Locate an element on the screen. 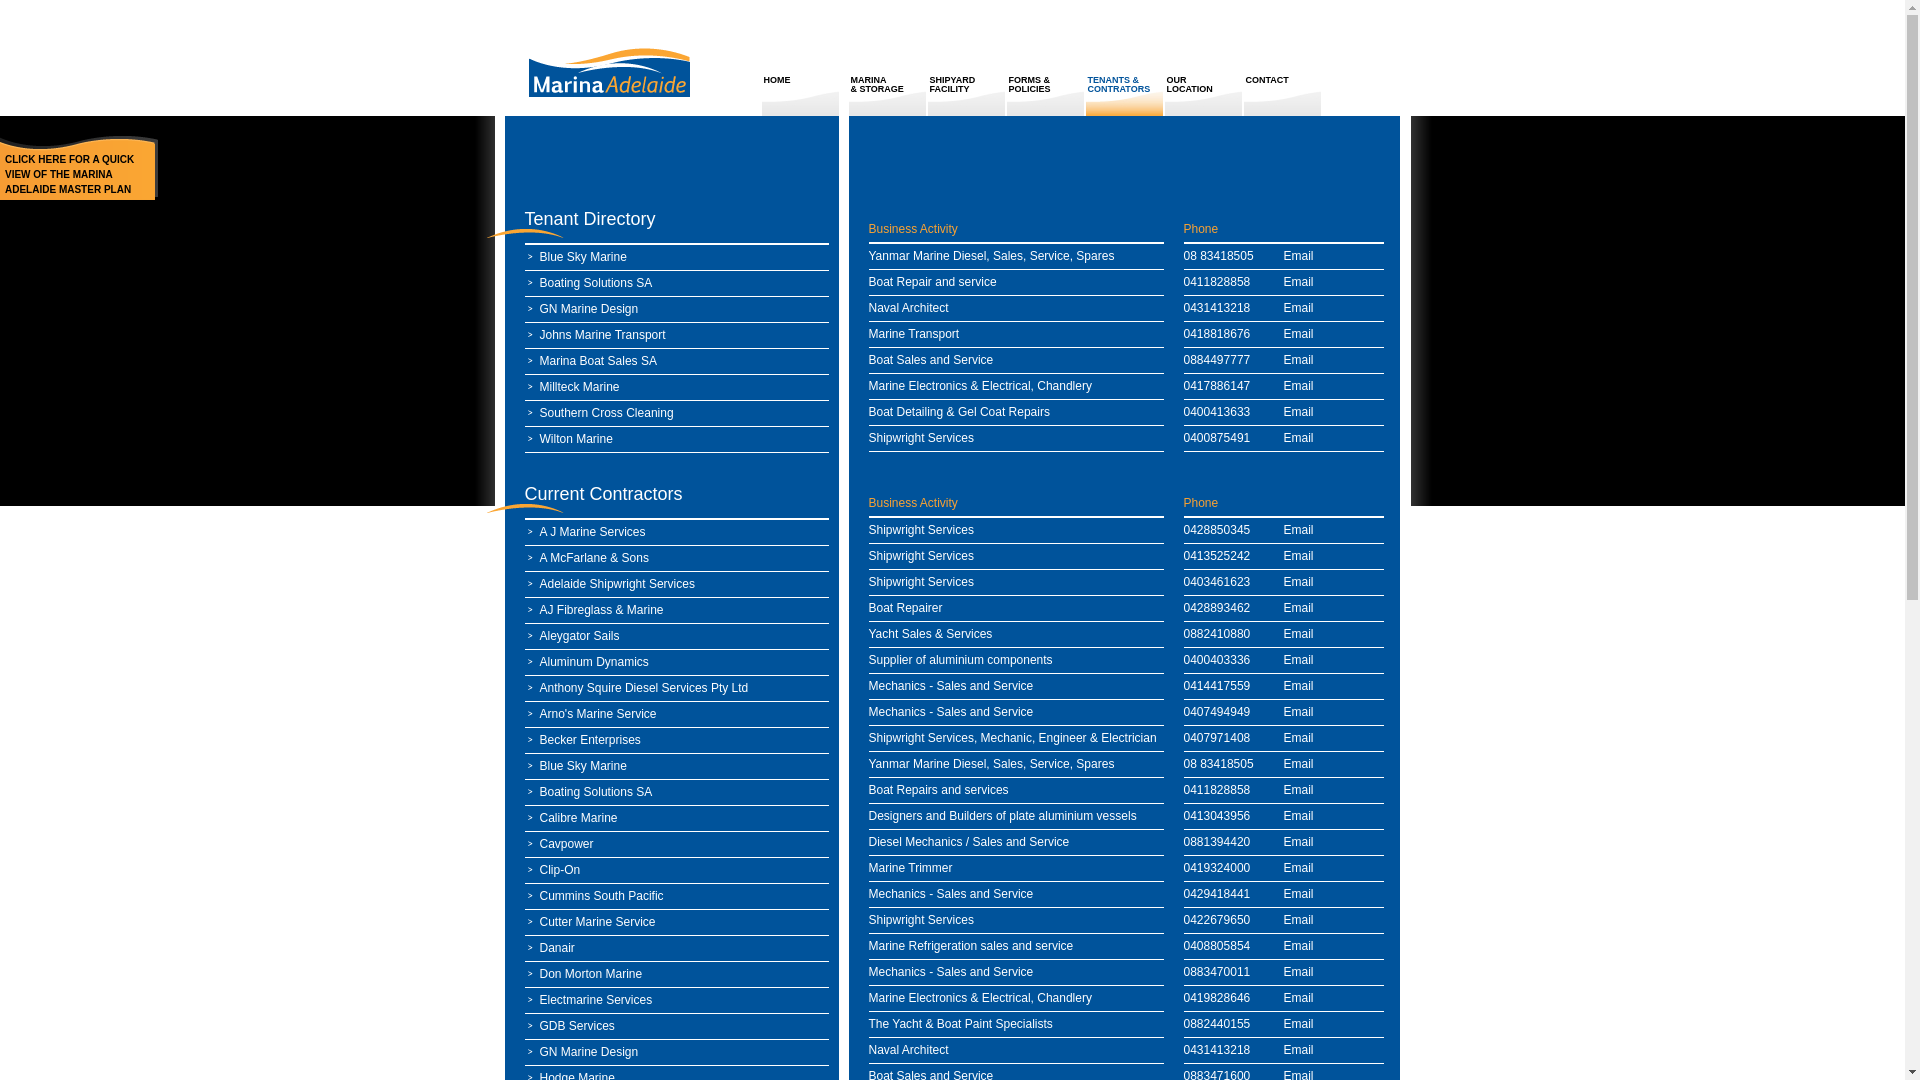 The width and height of the screenshot is (1920, 1080). 'SHIPYARD is located at coordinates (966, 96).